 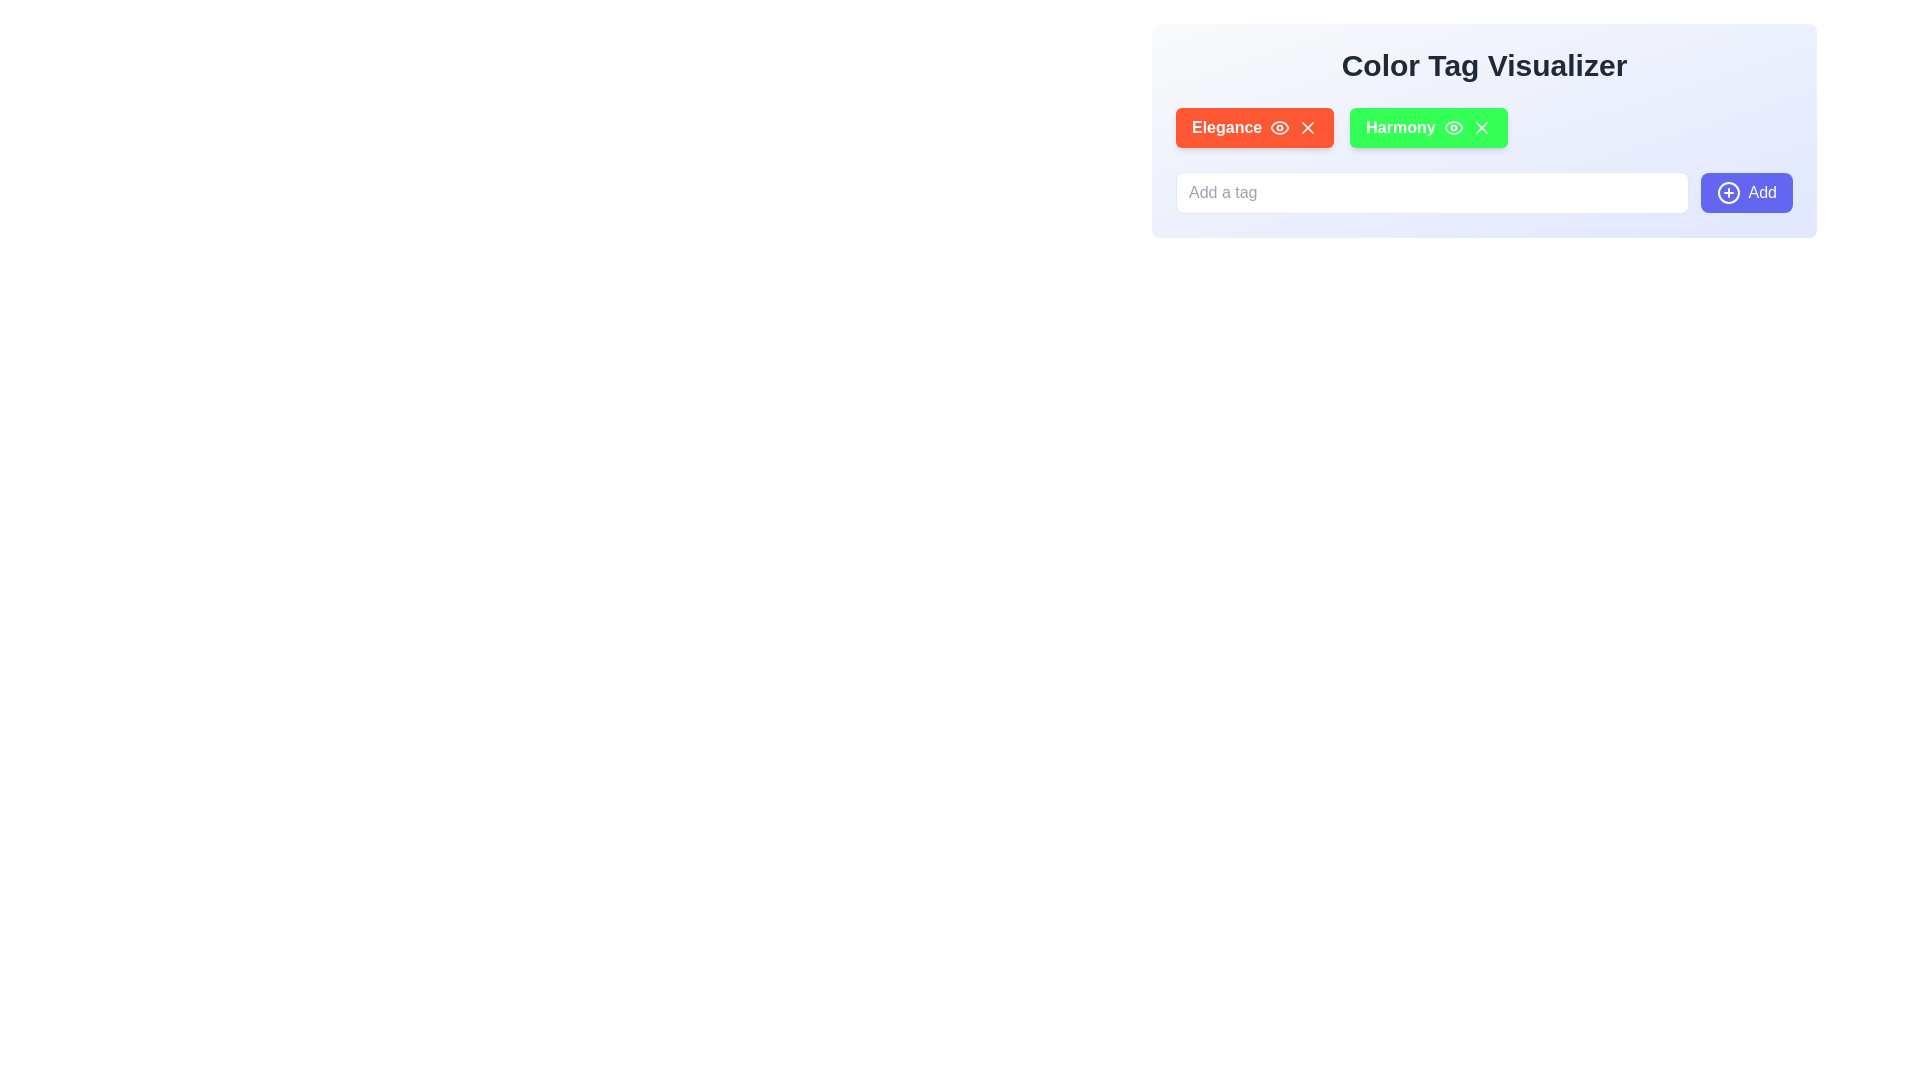 I want to click on the Close icon in the top-right corner of the green 'Harmony' label within the 'Color Tag Visualizer' panel, so click(x=1481, y=127).